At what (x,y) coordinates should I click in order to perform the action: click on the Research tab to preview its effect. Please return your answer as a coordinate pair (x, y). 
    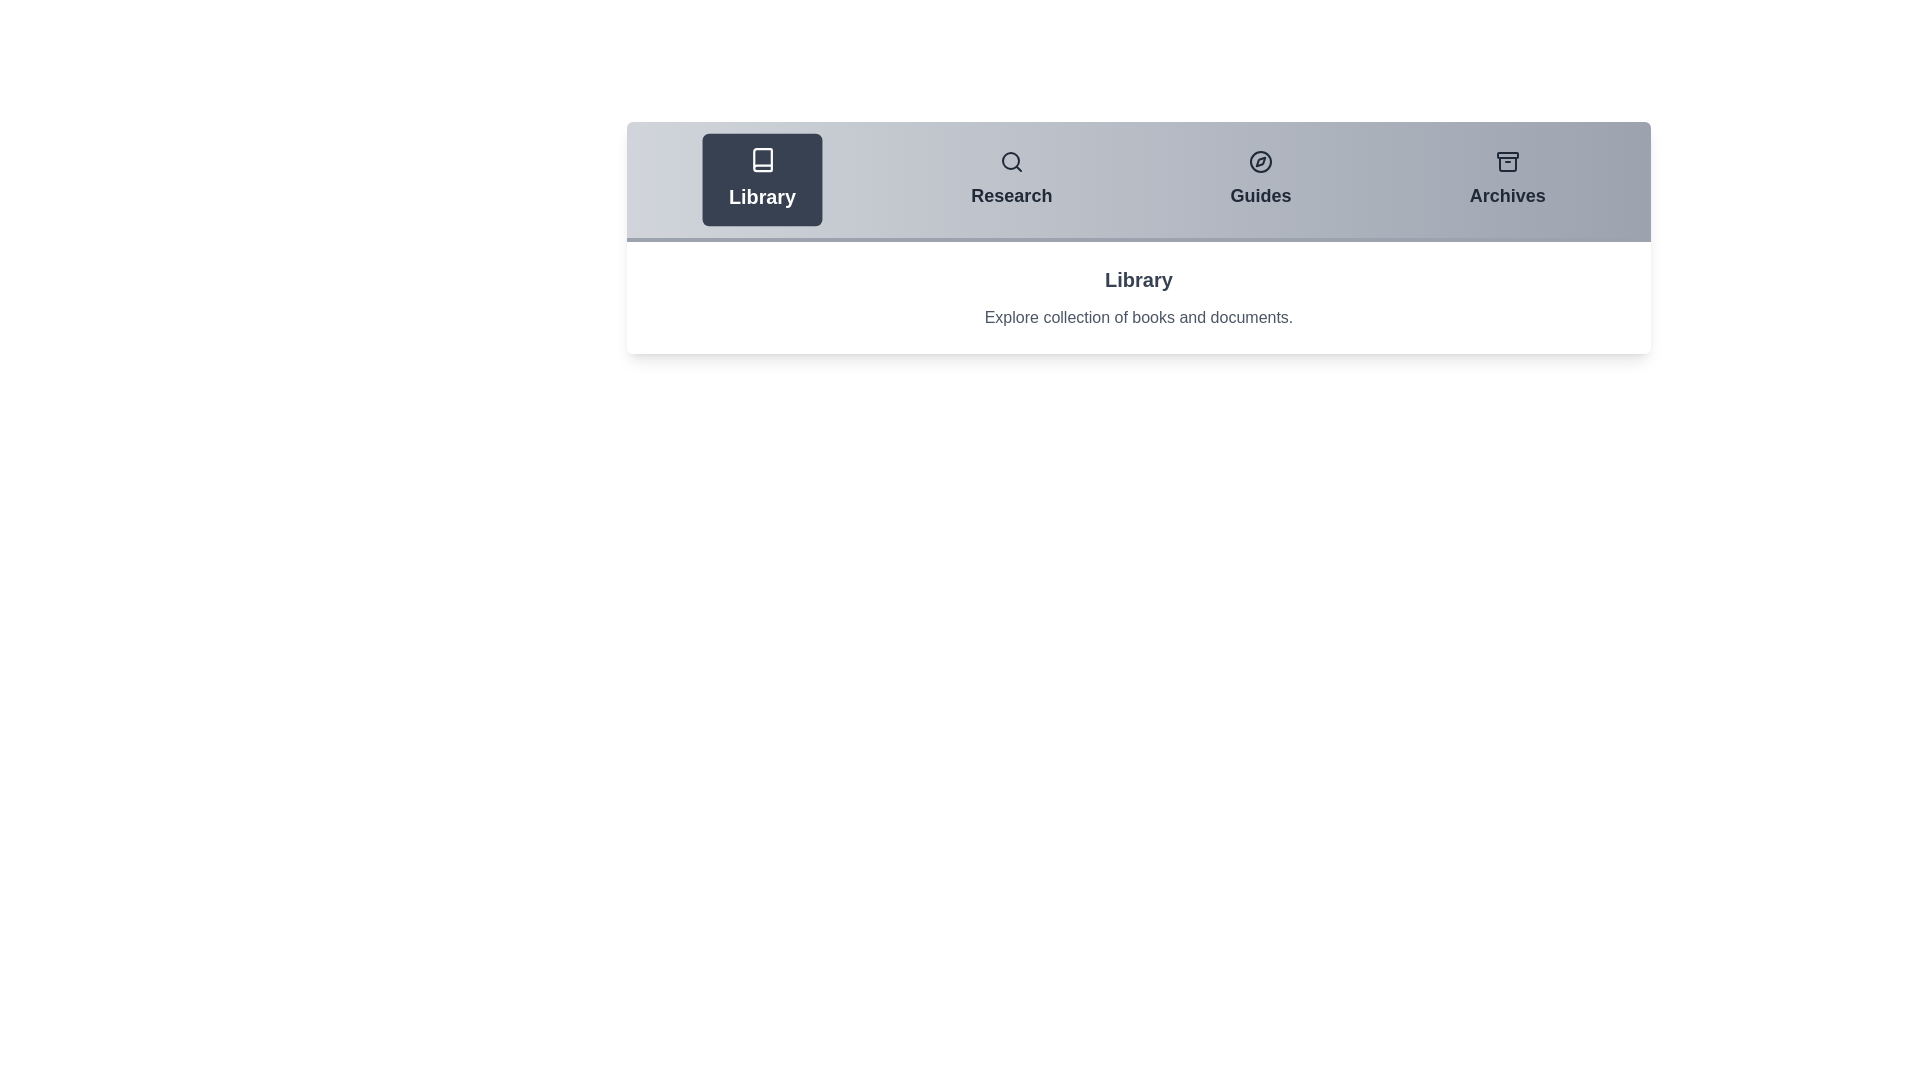
    Looking at the image, I should click on (1011, 180).